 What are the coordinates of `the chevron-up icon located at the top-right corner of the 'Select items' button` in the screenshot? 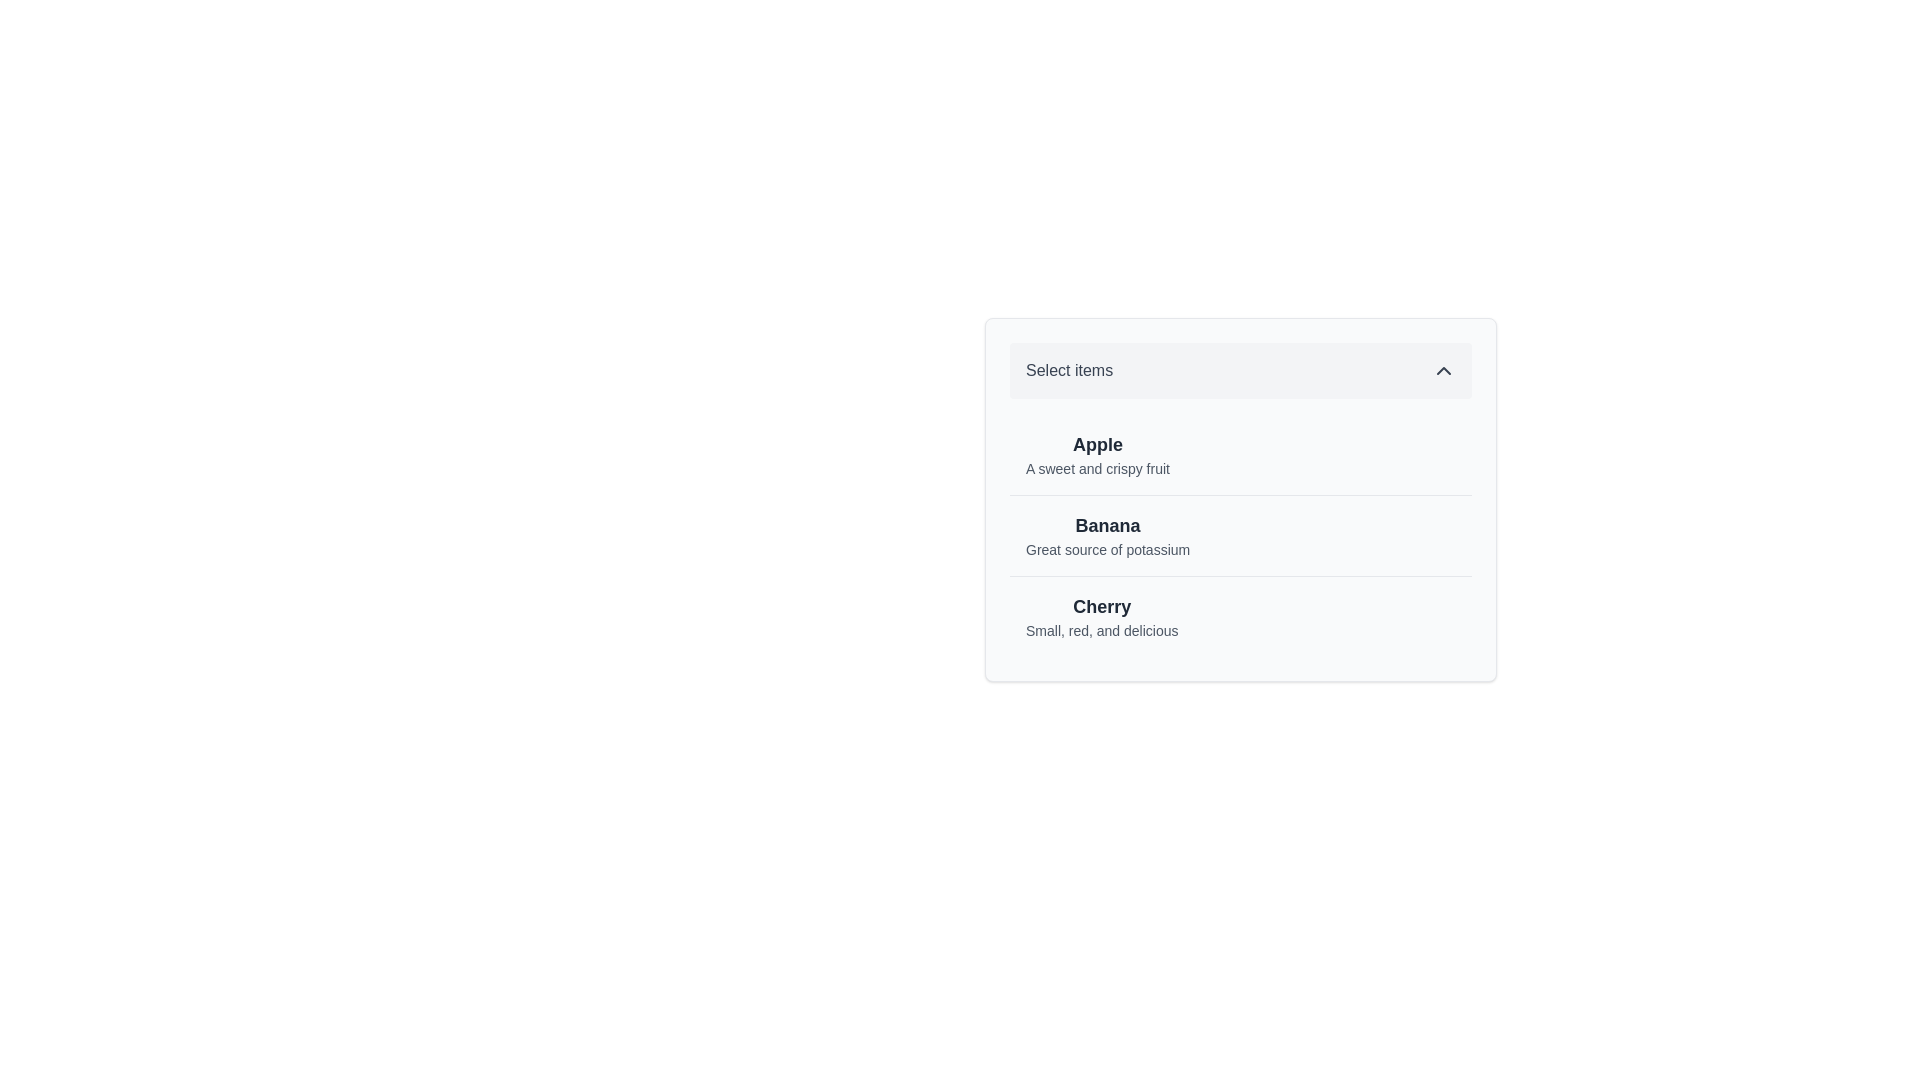 It's located at (1444, 370).